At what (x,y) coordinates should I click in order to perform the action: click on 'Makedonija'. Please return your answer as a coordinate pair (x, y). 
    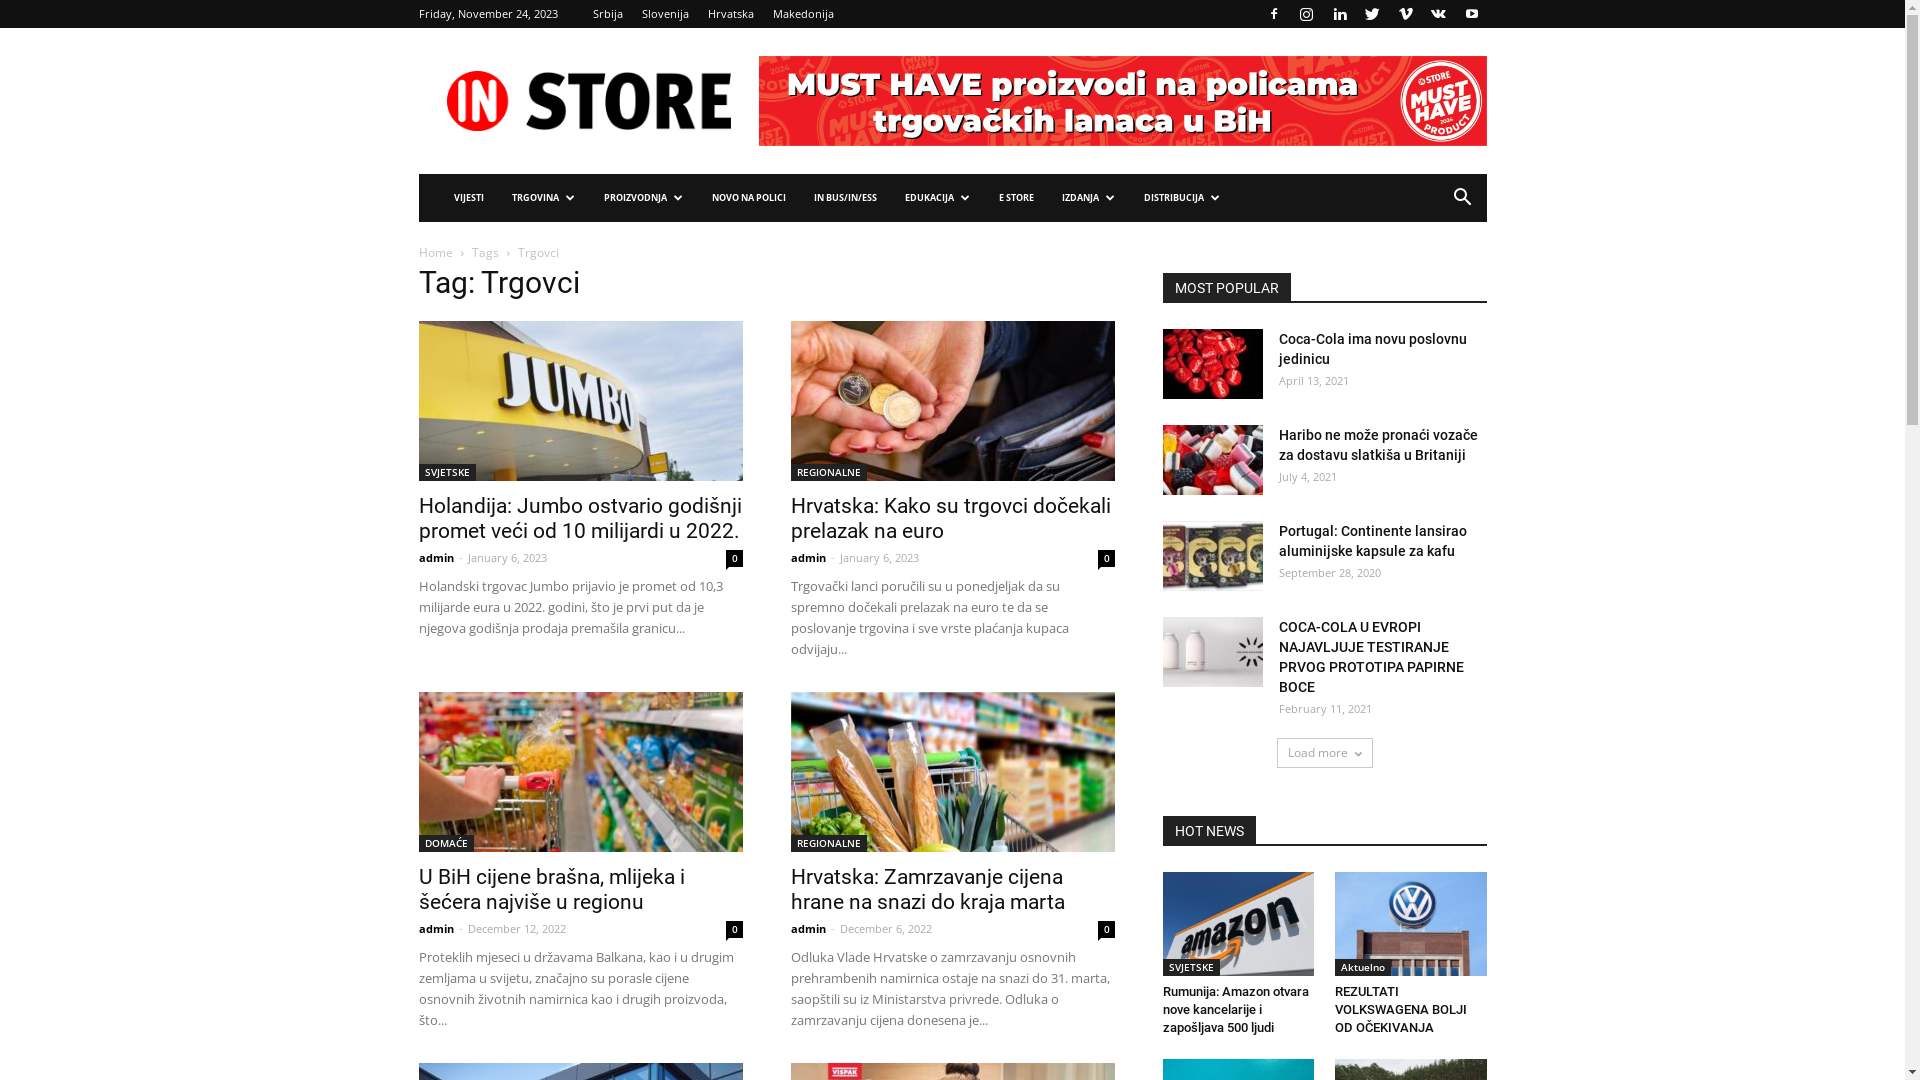
    Looking at the image, I should click on (802, 13).